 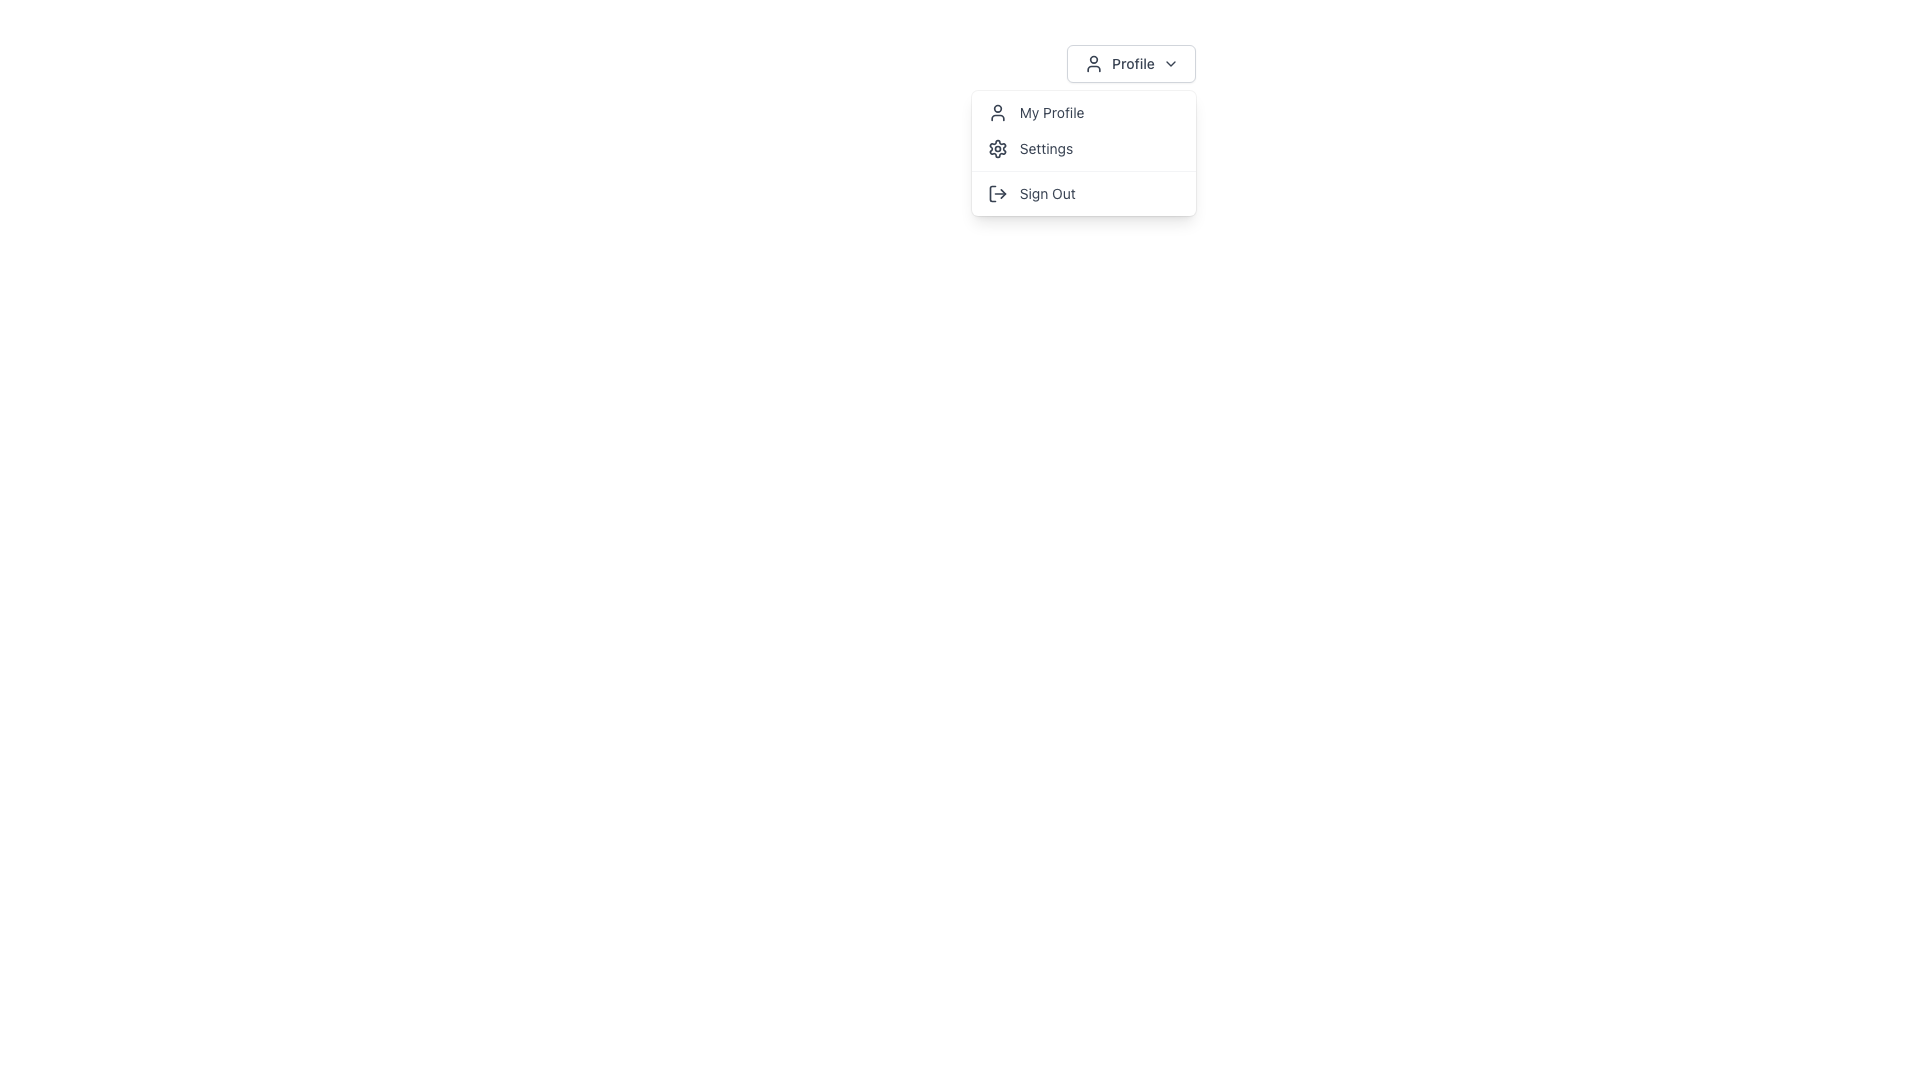 I want to click on the 'Sign Out' button, which is the last option in the dropdown menu, to provide visual feedback, so click(x=1082, y=193).